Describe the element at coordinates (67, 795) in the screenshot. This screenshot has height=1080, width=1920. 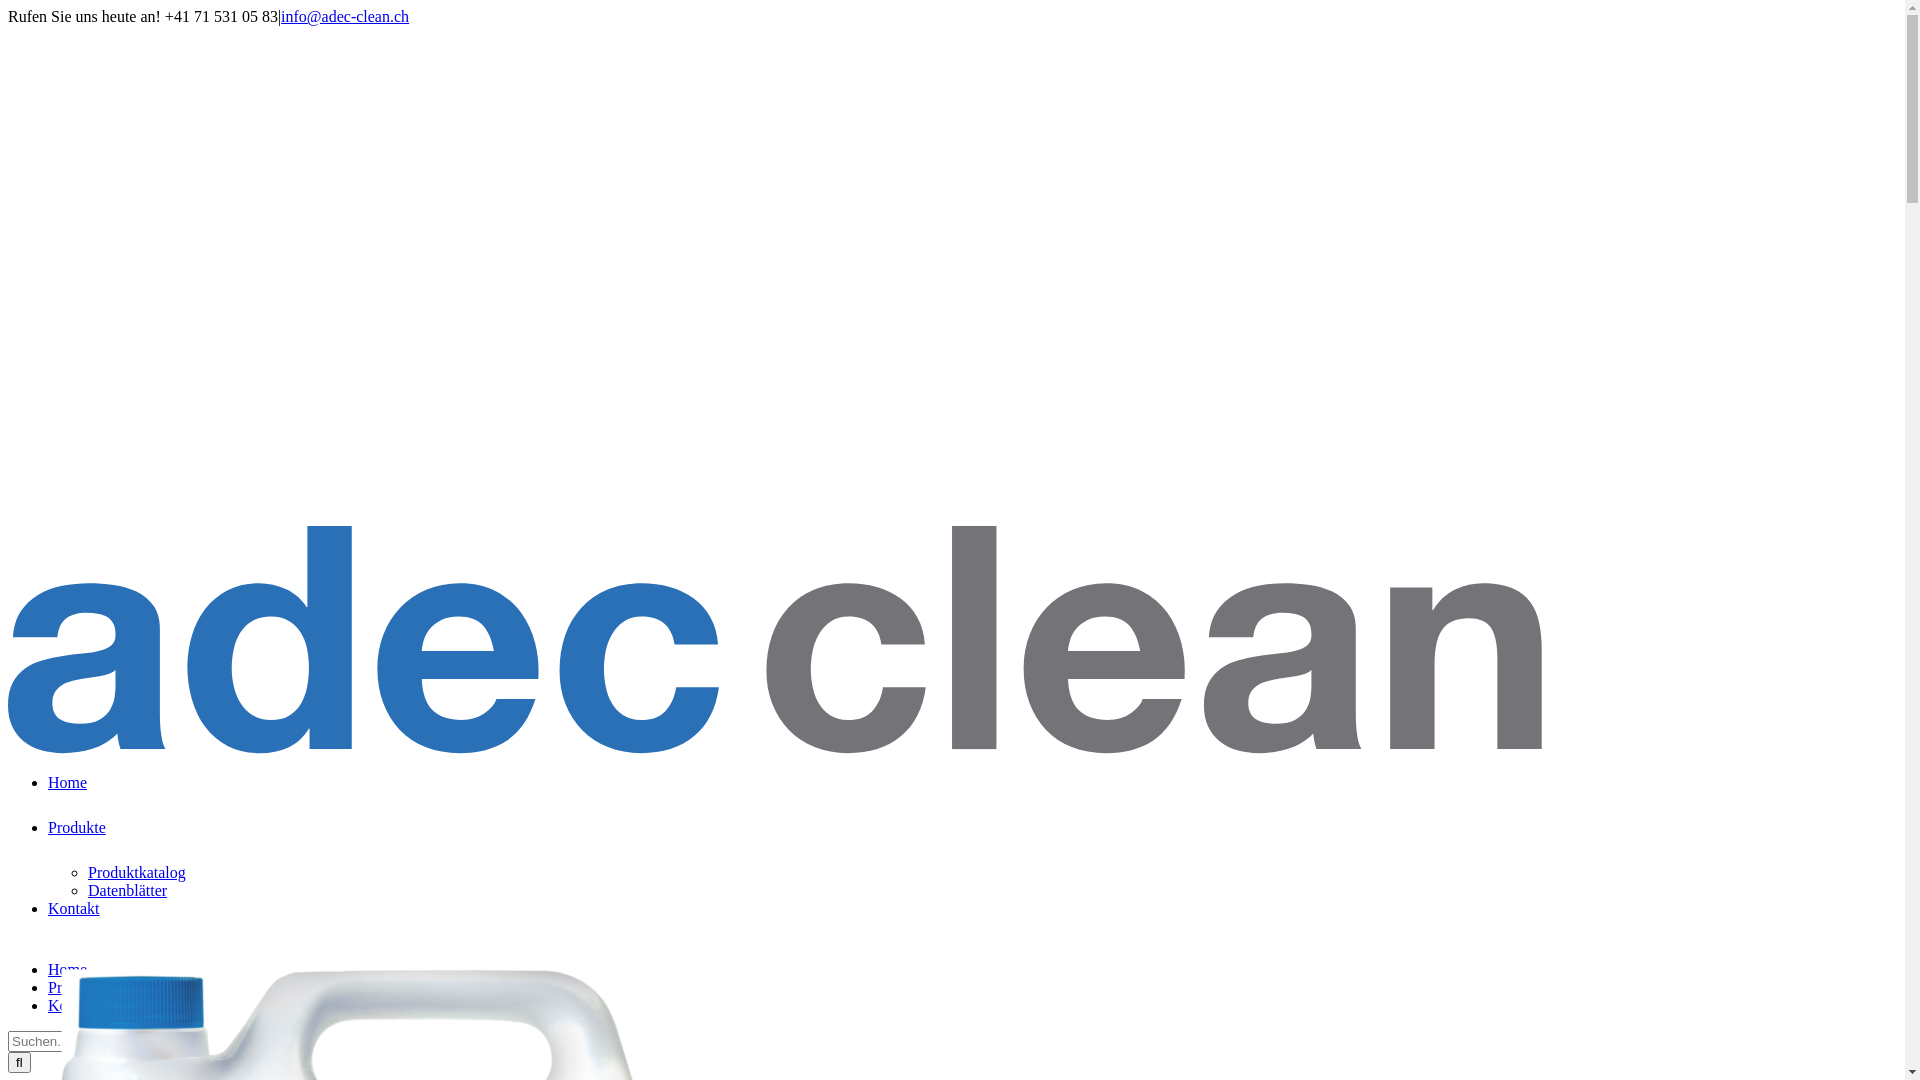
I see `'Home'` at that location.